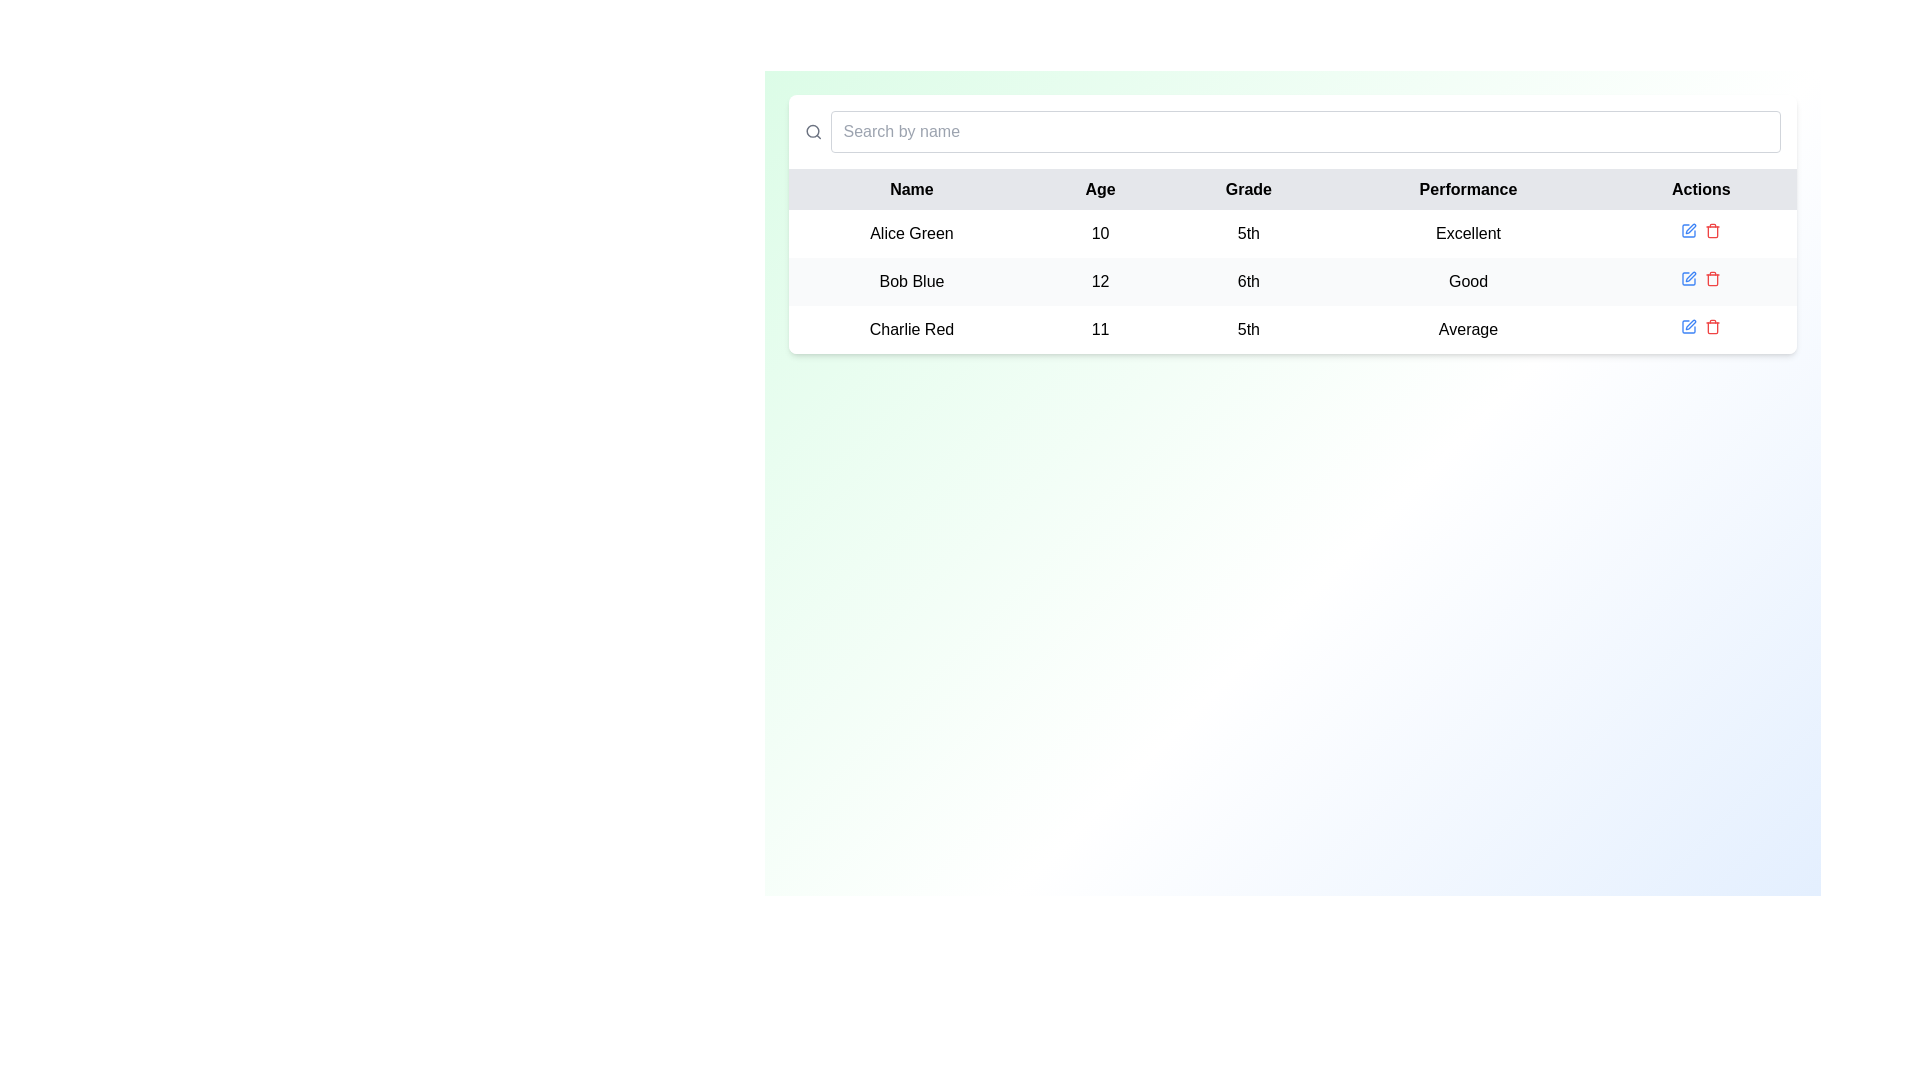 The width and height of the screenshot is (1920, 1080). What do you see at coordinates (1468, 281) in the screenshot?
I see `the static text label displaying 'Good' in the 'Performance' column for 'Bob Blue' in the table` at bounding box center [1468, 281].